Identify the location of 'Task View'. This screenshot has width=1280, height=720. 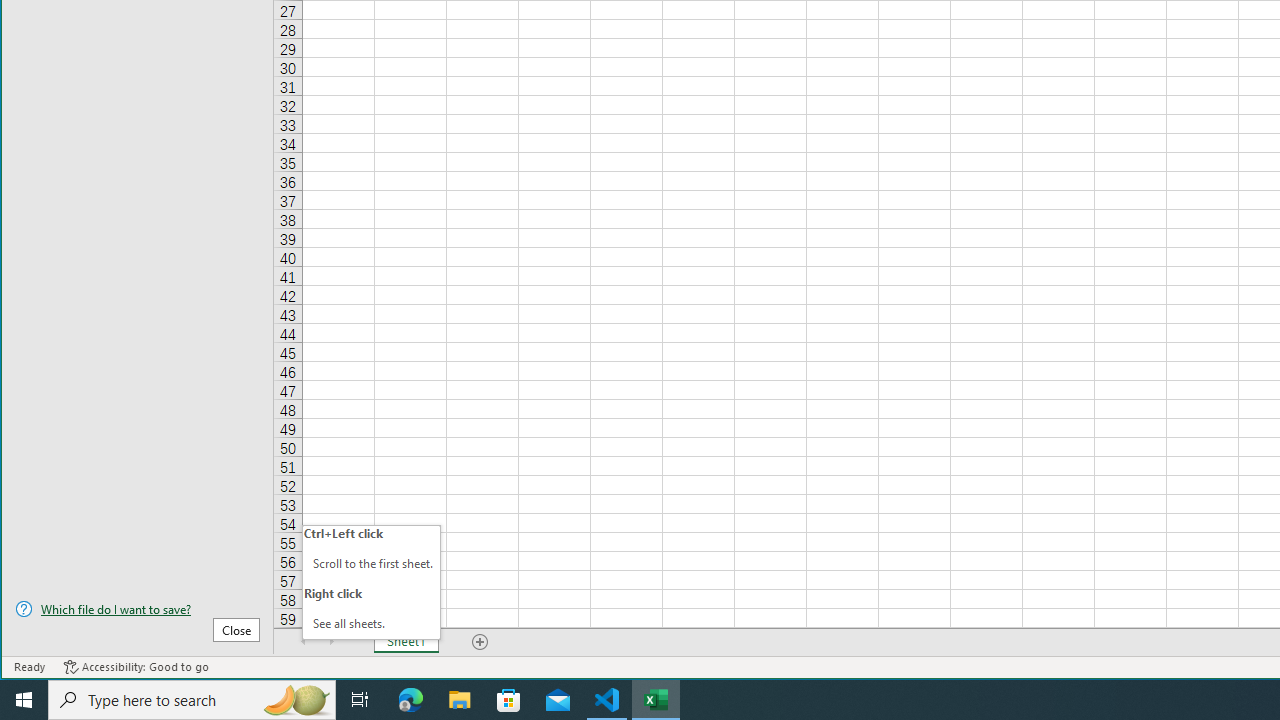
(359, 698).